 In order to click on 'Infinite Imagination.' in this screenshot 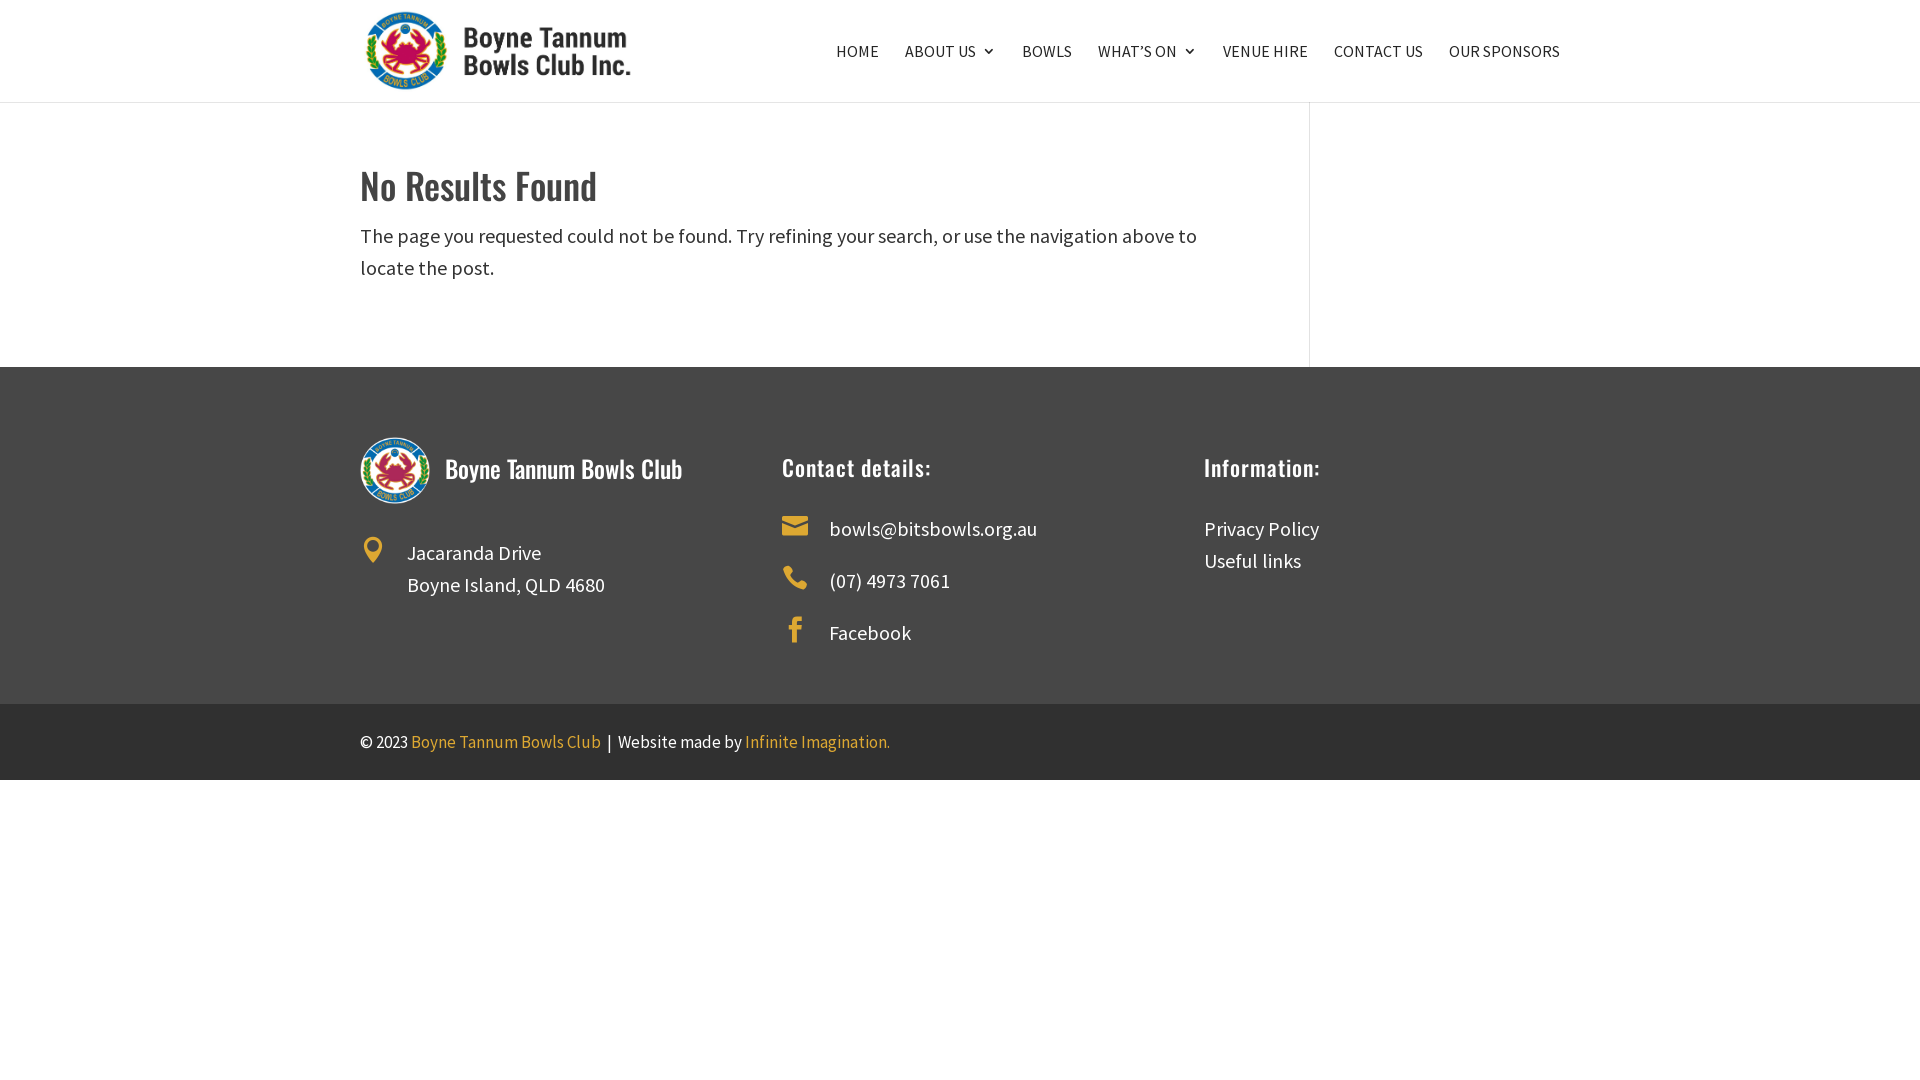, I will do `click(817, 741)`.